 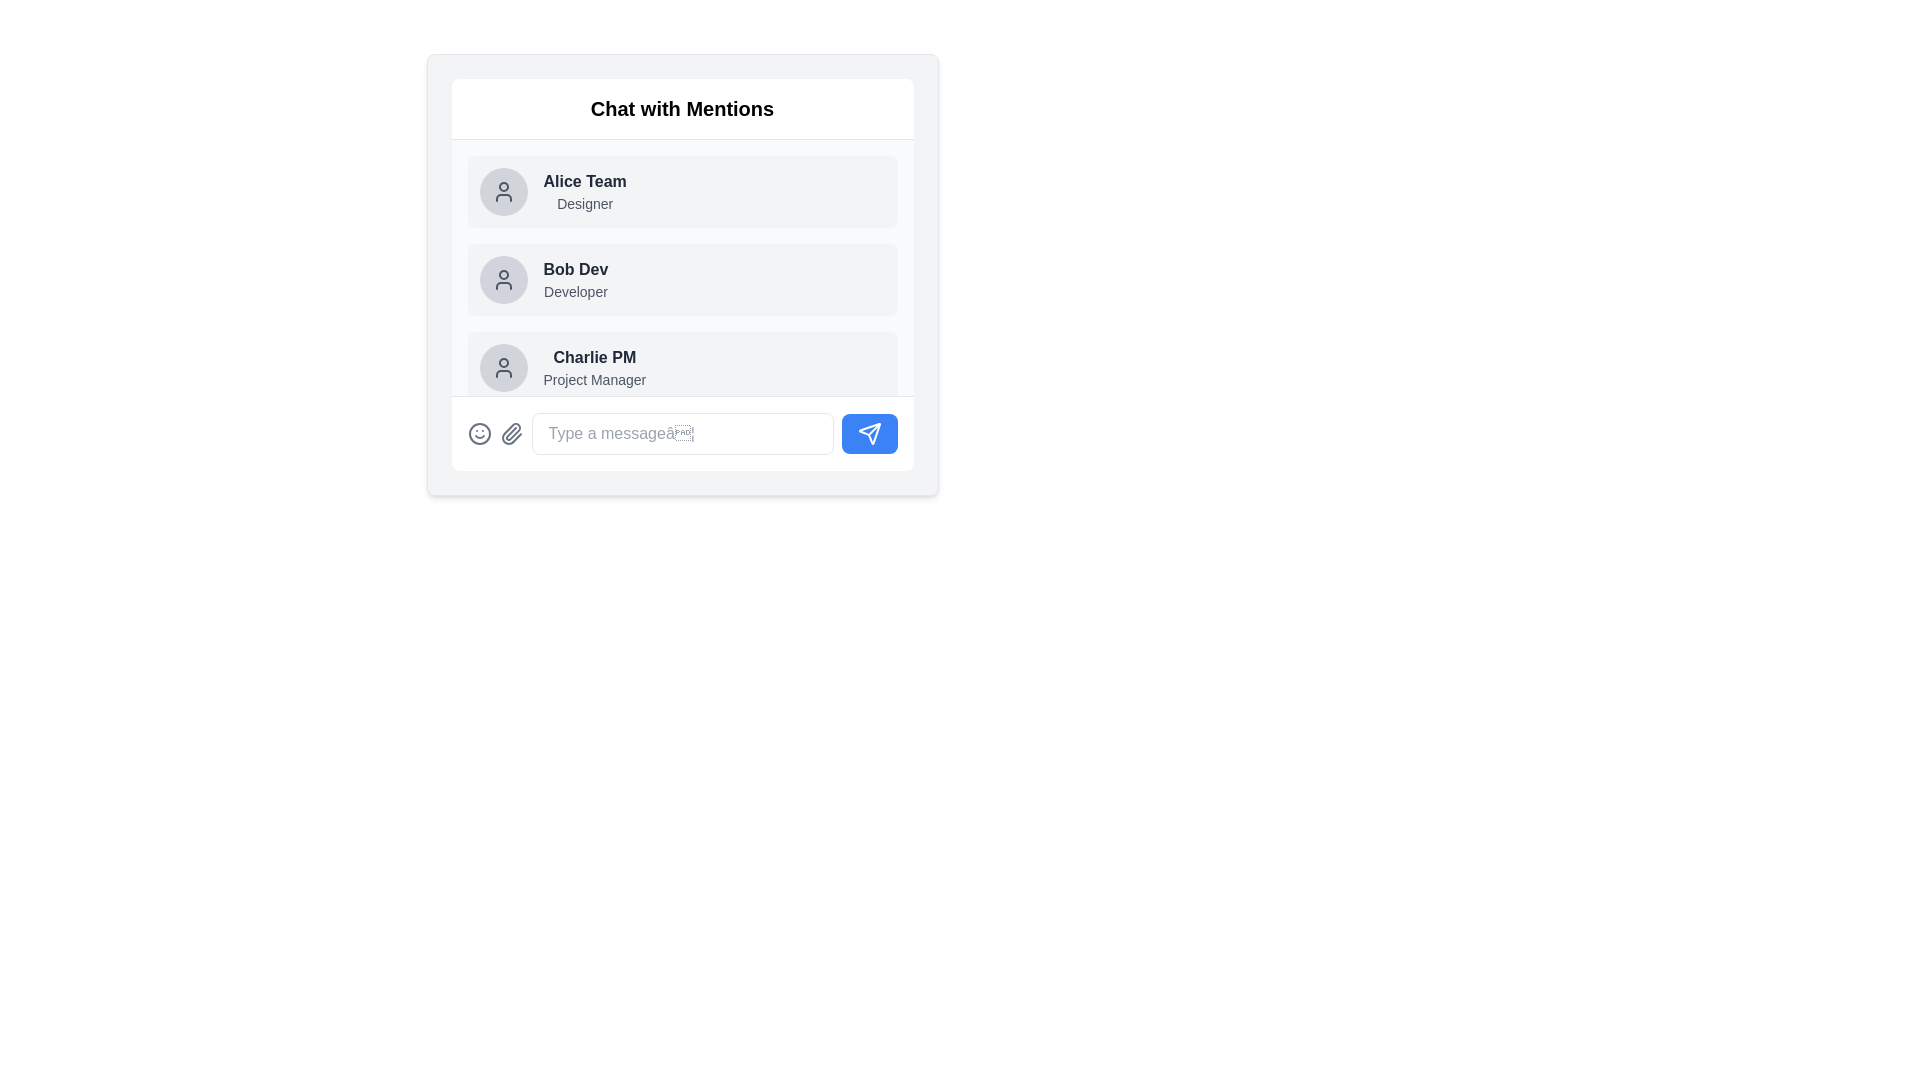 I want to click on user display block for 'Bob Dev' (Developer) located in the chat sidebar, which is positioned between 'Alice Team' (Designer) and 'Charlie PM' (Project Manager), so click(x=575, y=280).